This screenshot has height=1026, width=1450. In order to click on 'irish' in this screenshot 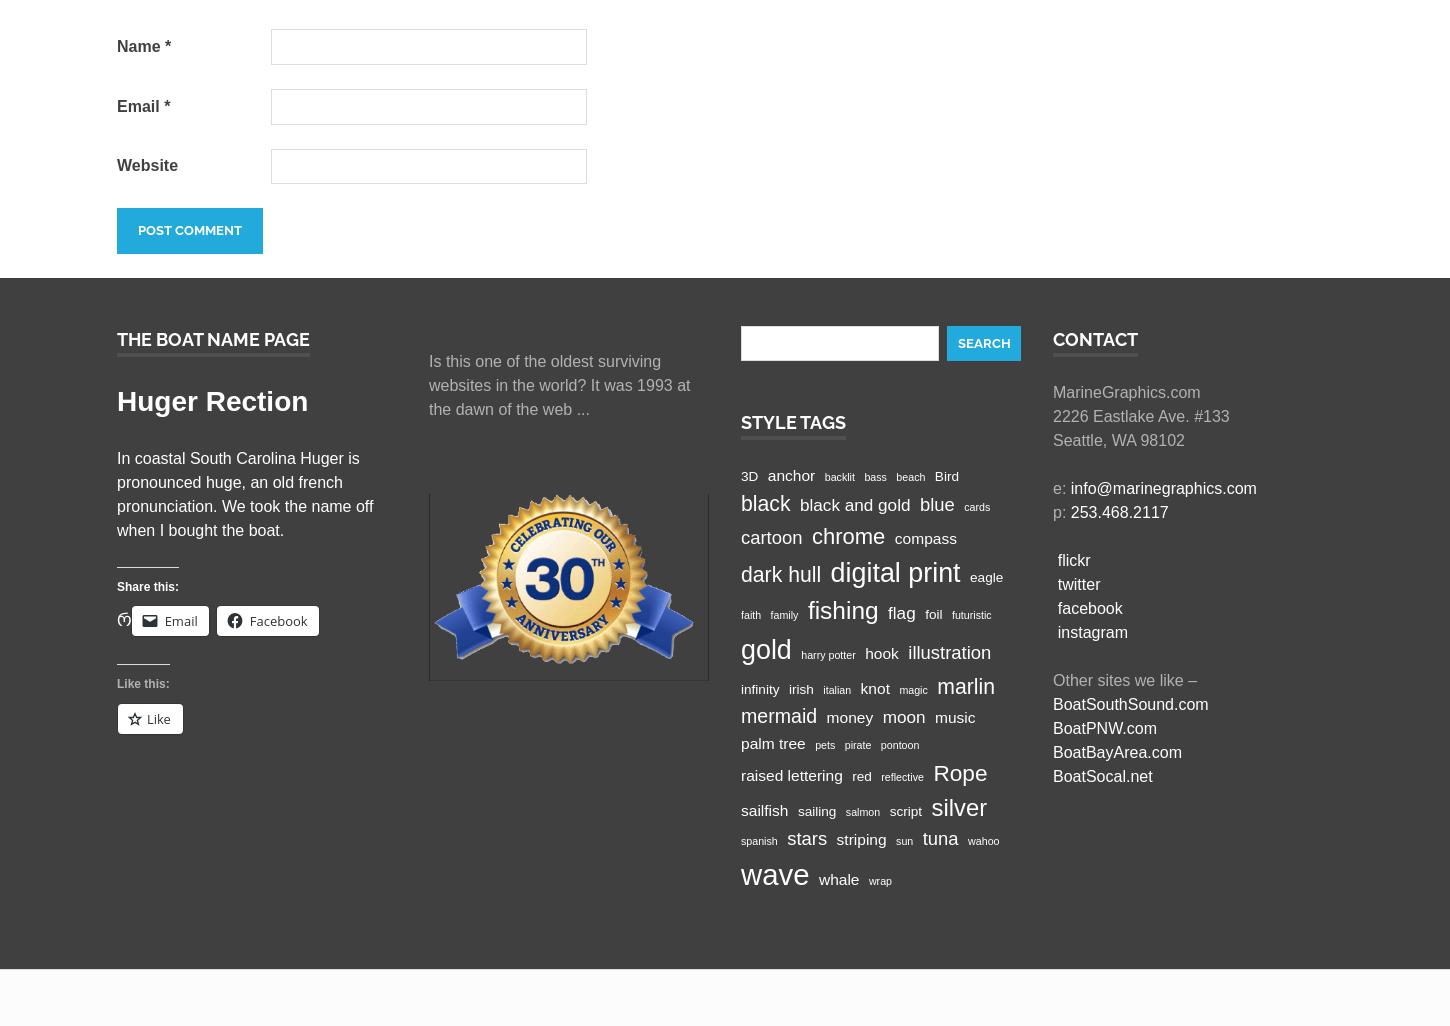, I will do `click(800, 687)`.